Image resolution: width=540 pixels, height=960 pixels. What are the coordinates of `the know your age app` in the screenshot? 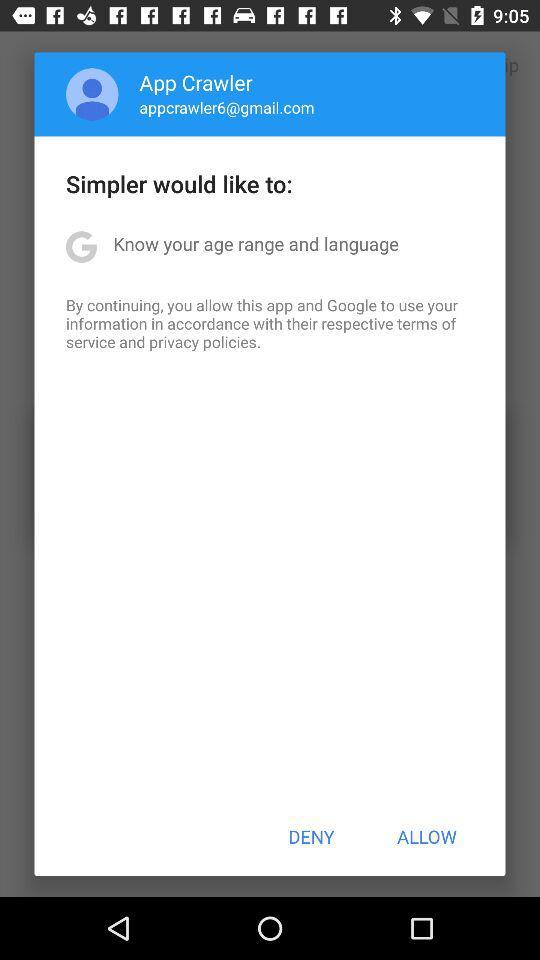 It's located at (256, 242).